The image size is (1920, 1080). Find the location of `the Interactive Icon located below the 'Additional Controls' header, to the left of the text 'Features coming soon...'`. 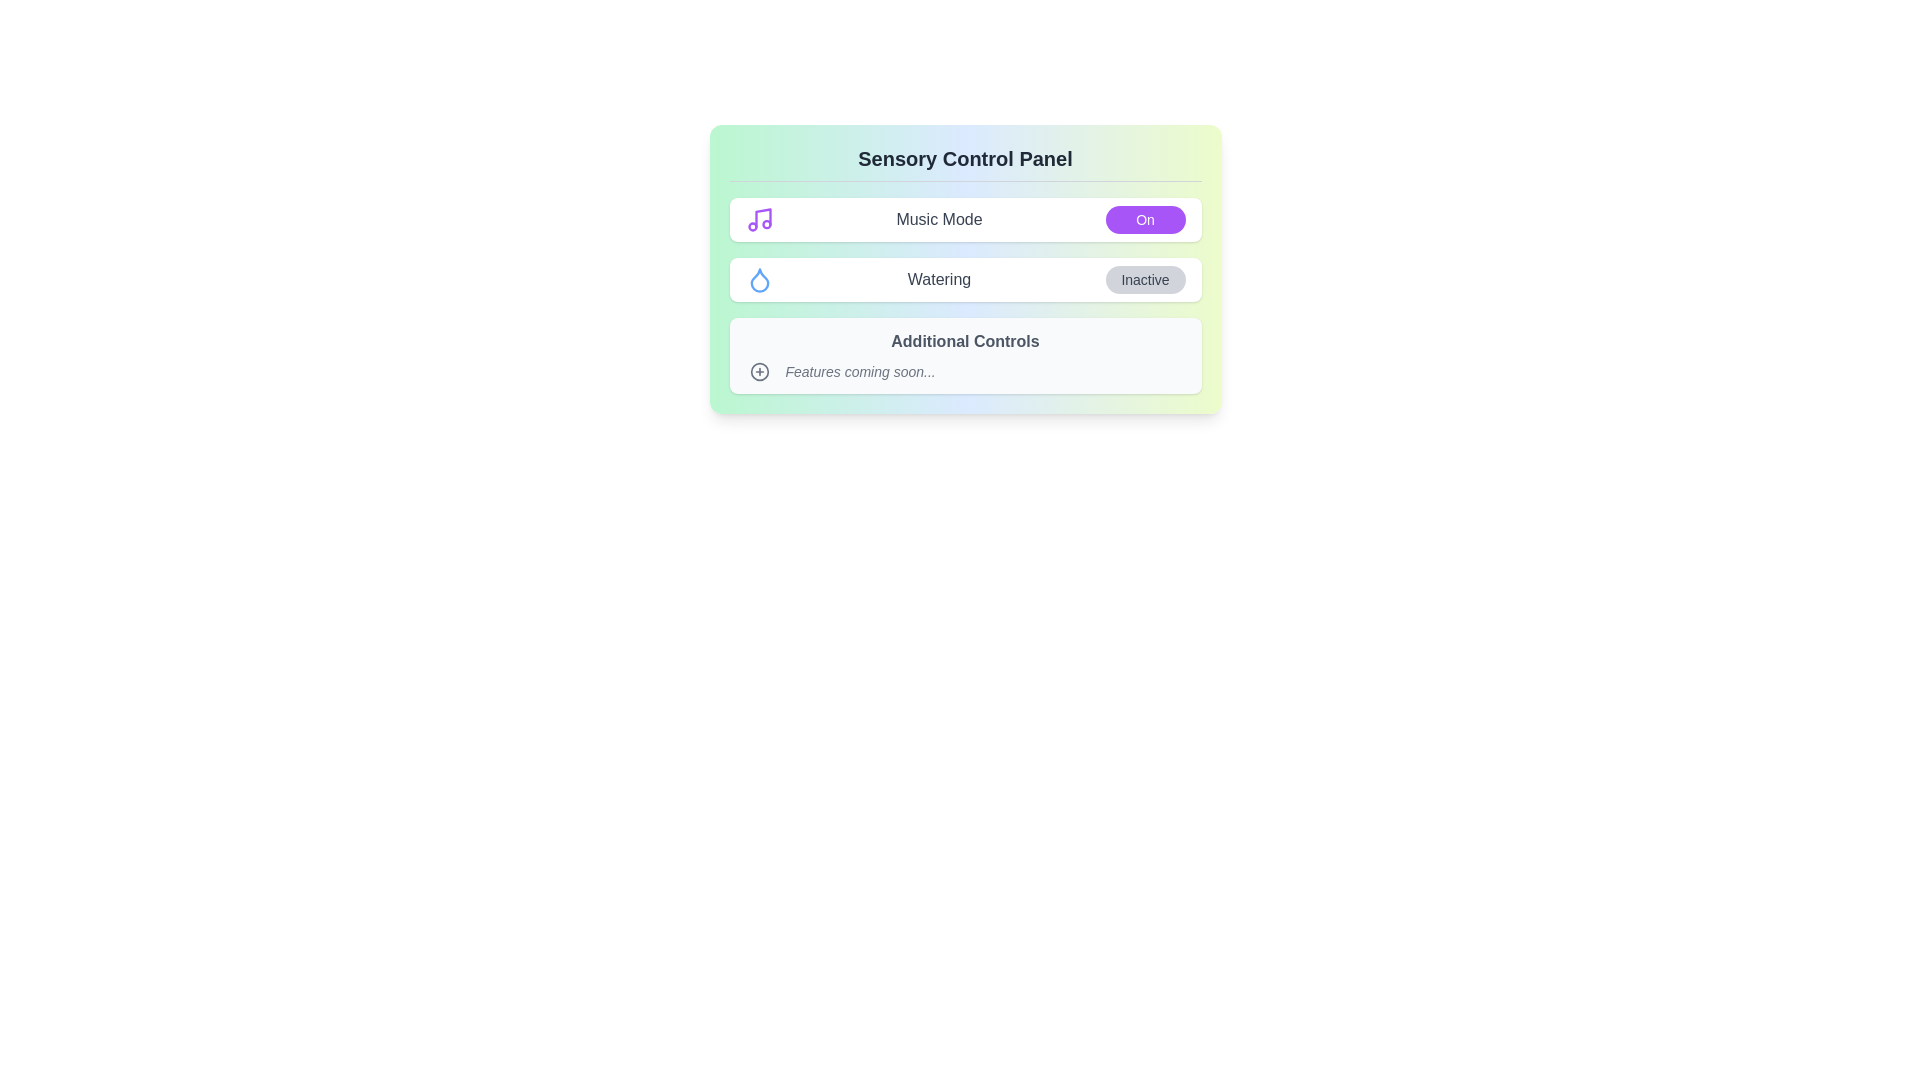

the Interactive Icon located below the 'Additional Controls' header, to the left of the text 'Features coming soon...' is located at coordinates (758, 371).